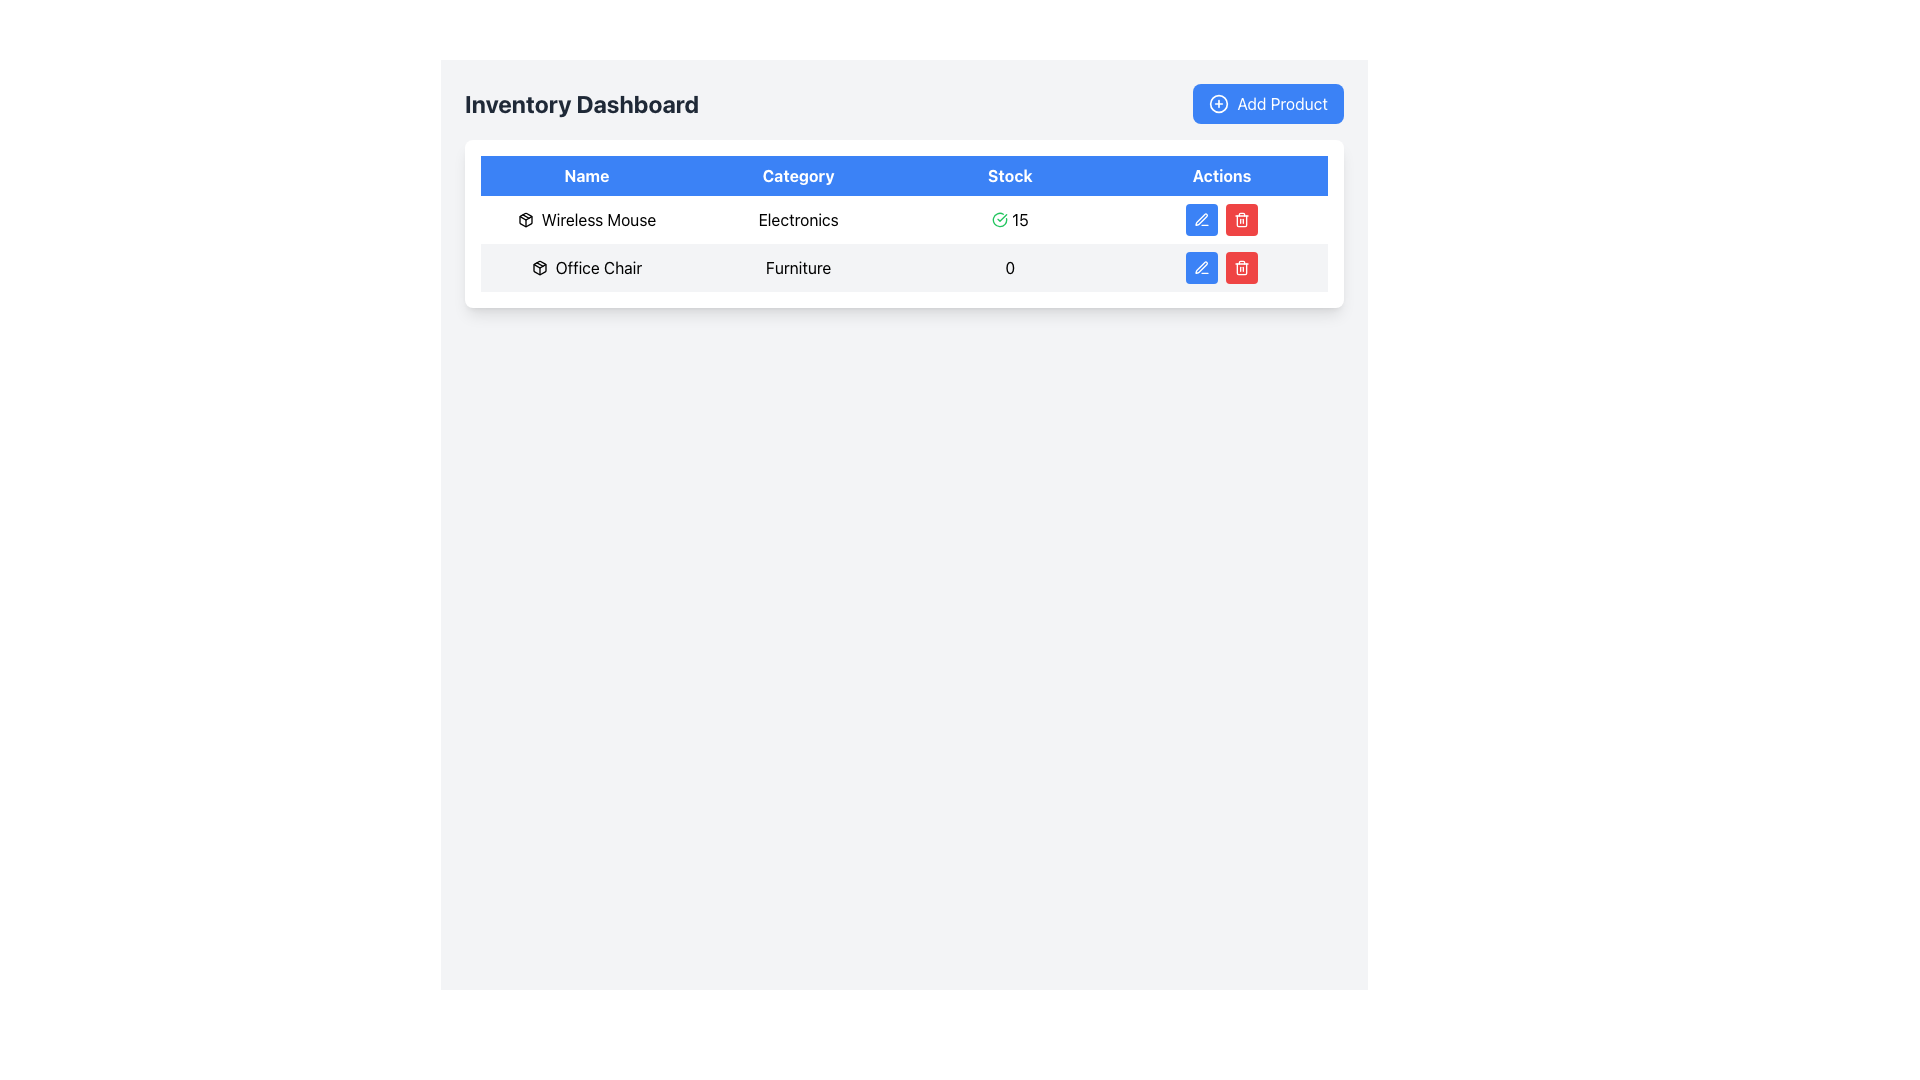  I want to click on the 'Office Chair' text label in the 'Name' column of the inventory table, located between the package icon and the 'Furniture' label, so click(585, 266).